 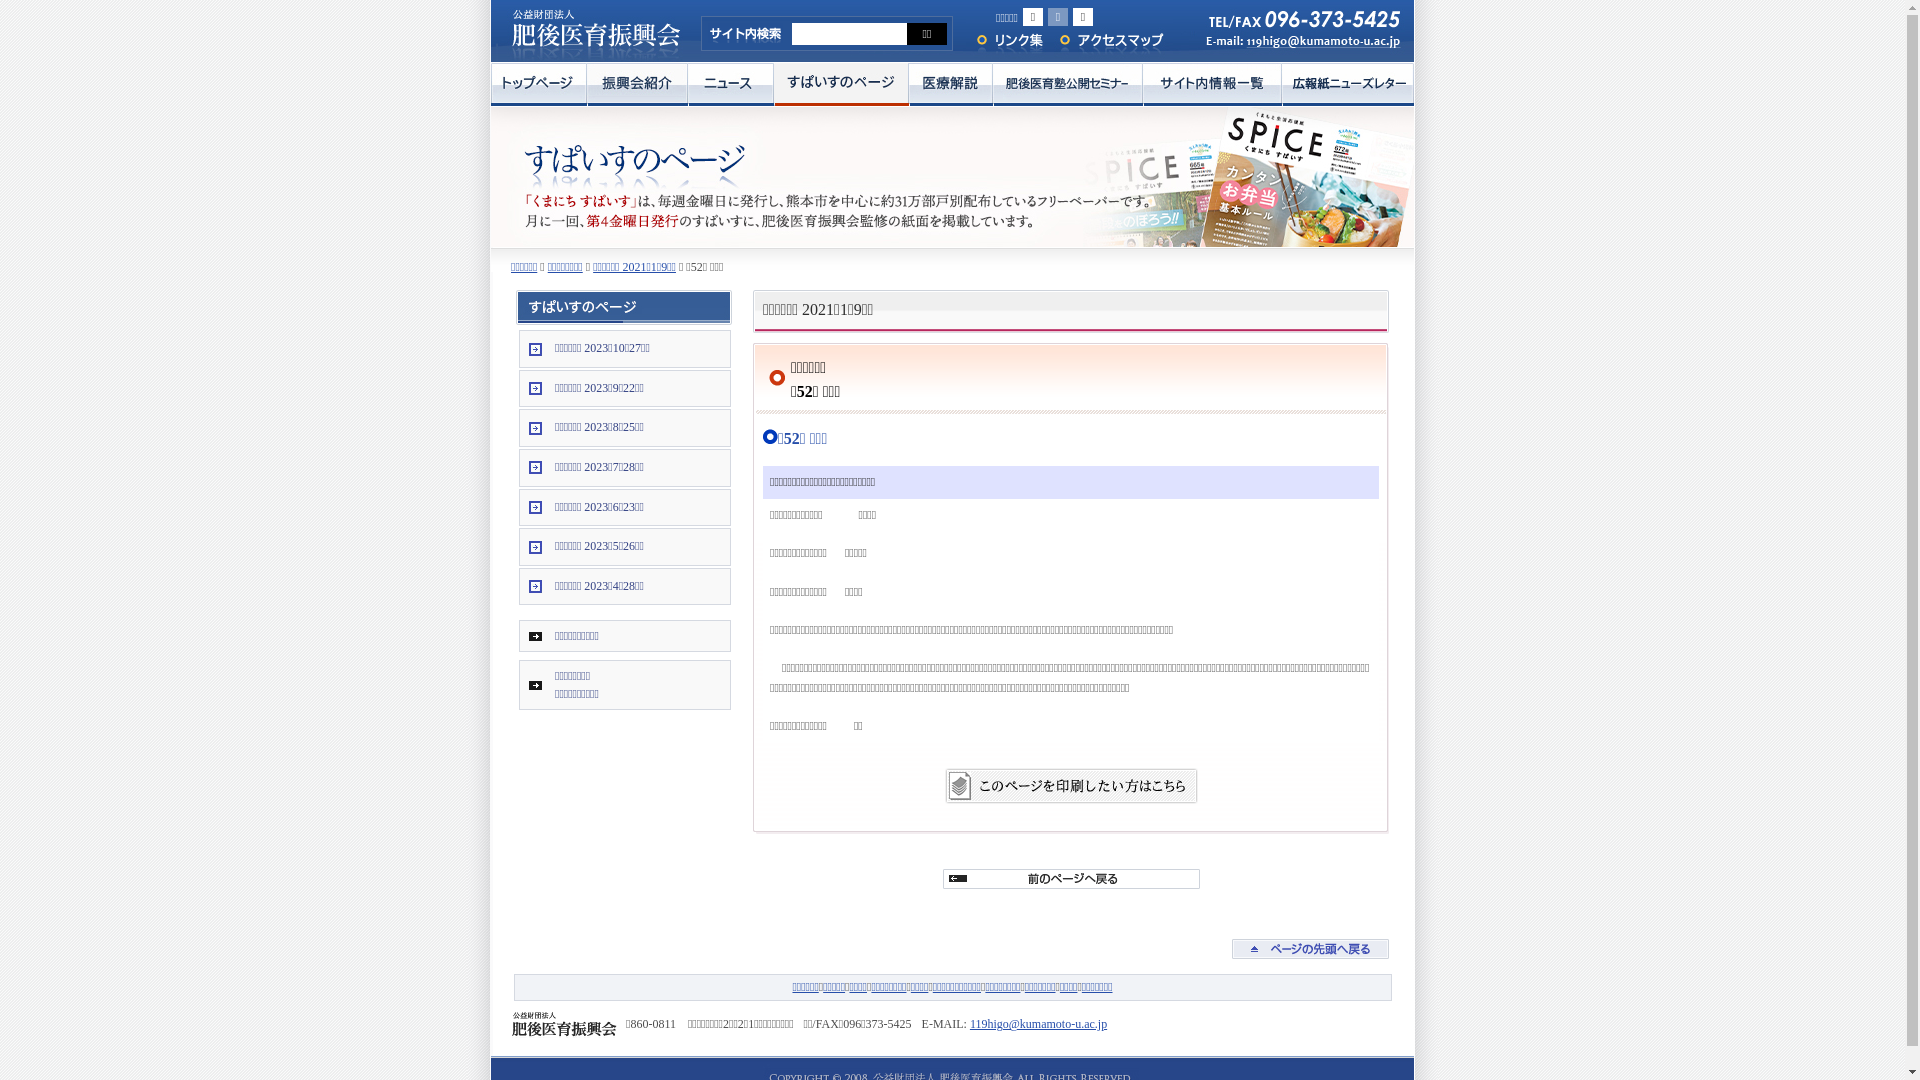 What do you see at coordinates (969, 1023) in the screenshot?
I see `'119higo@kumamoto-u.ac.jp'` at bounding box center [969, 1023].